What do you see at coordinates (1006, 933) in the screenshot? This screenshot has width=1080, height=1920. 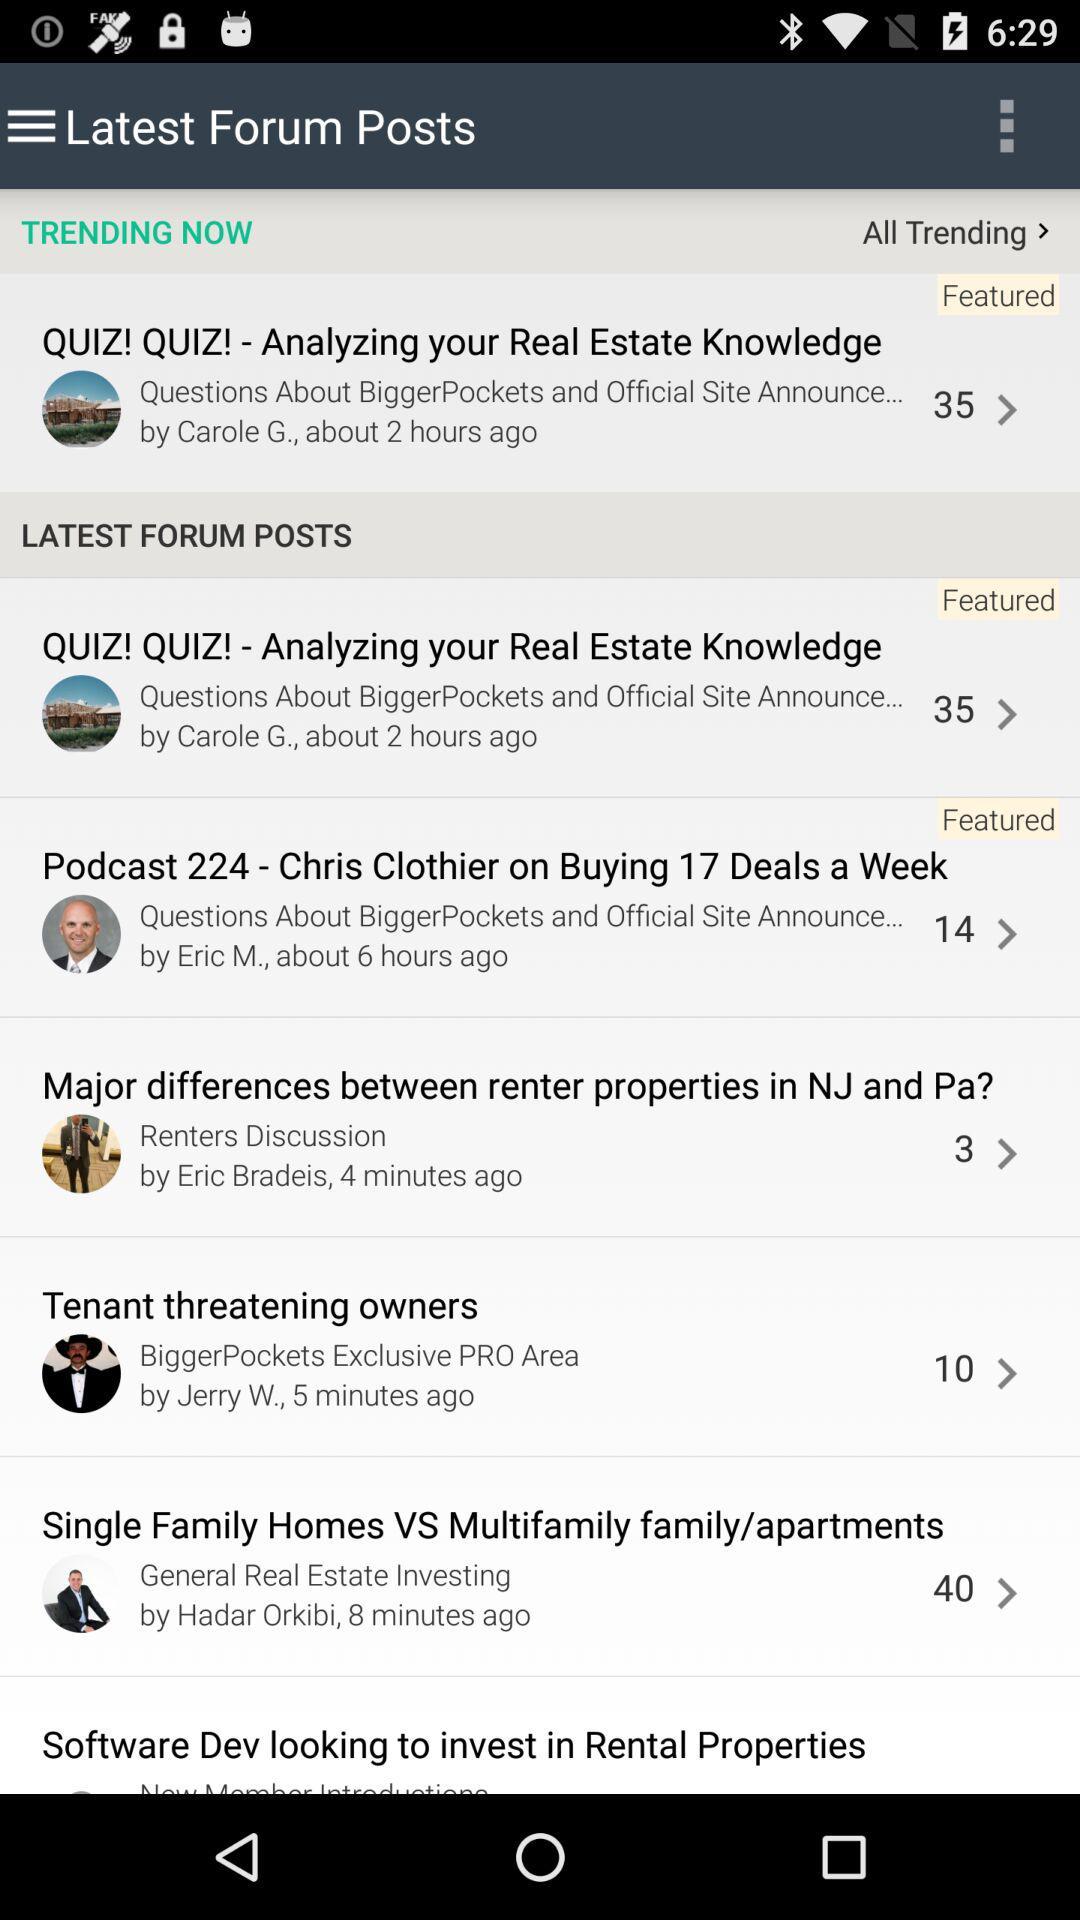 I see `app next to 14 app` at bounding box center [1006, 933].